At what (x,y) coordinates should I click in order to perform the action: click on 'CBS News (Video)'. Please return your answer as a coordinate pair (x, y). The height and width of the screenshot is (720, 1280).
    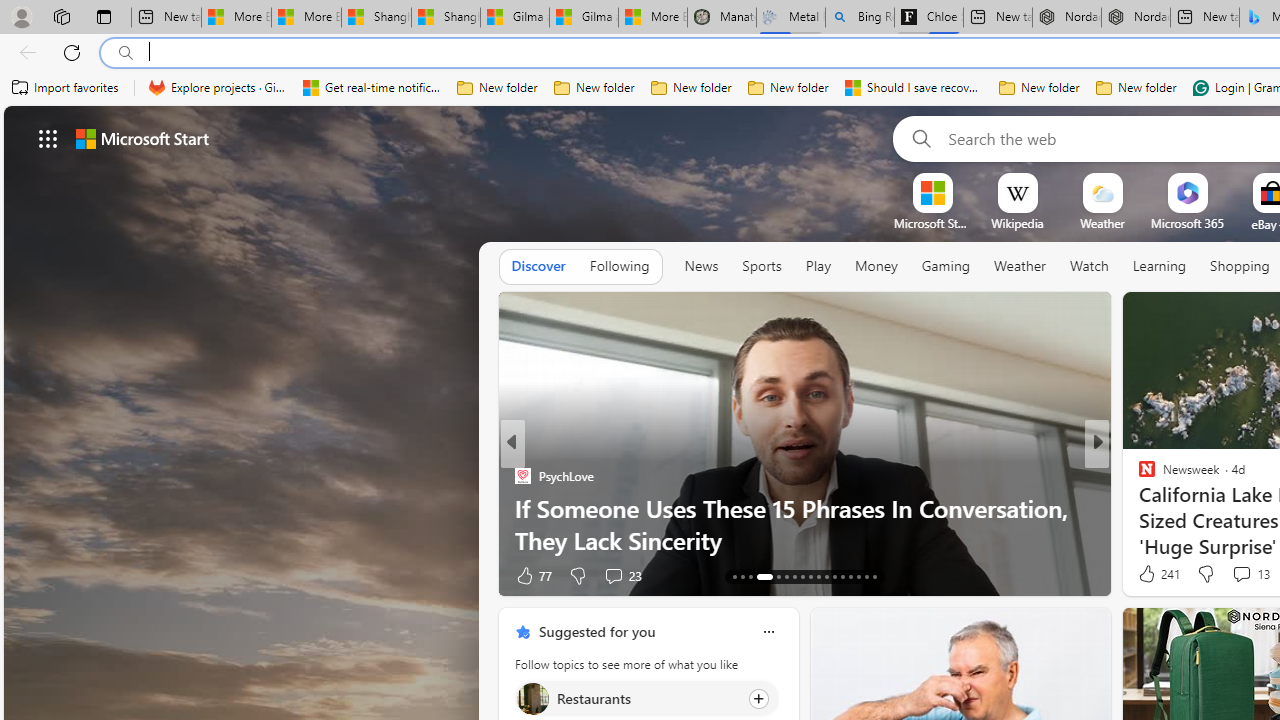
    Looking at the image, I should click on (1138, 475).